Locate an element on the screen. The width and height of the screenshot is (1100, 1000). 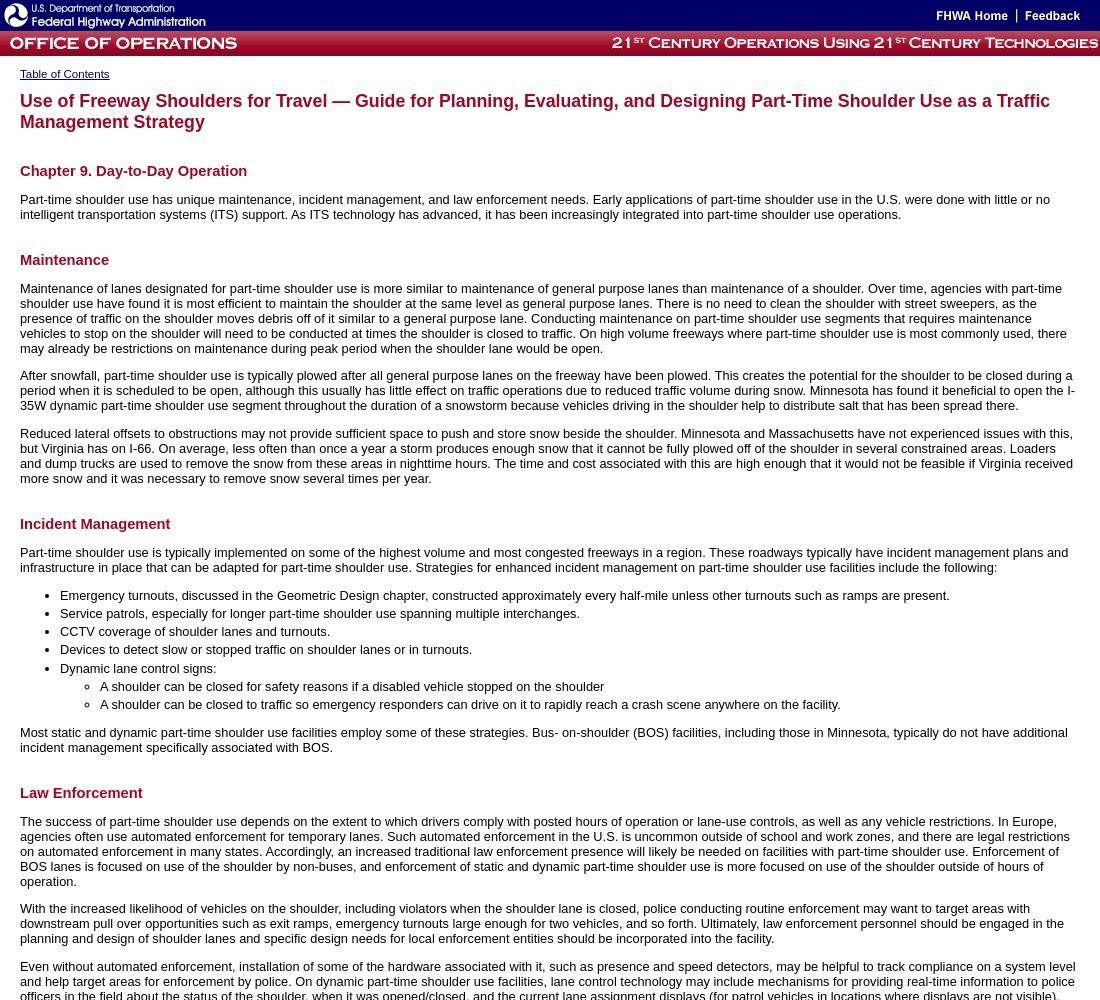
'Maintenance' is located at coordinates (19, 259).